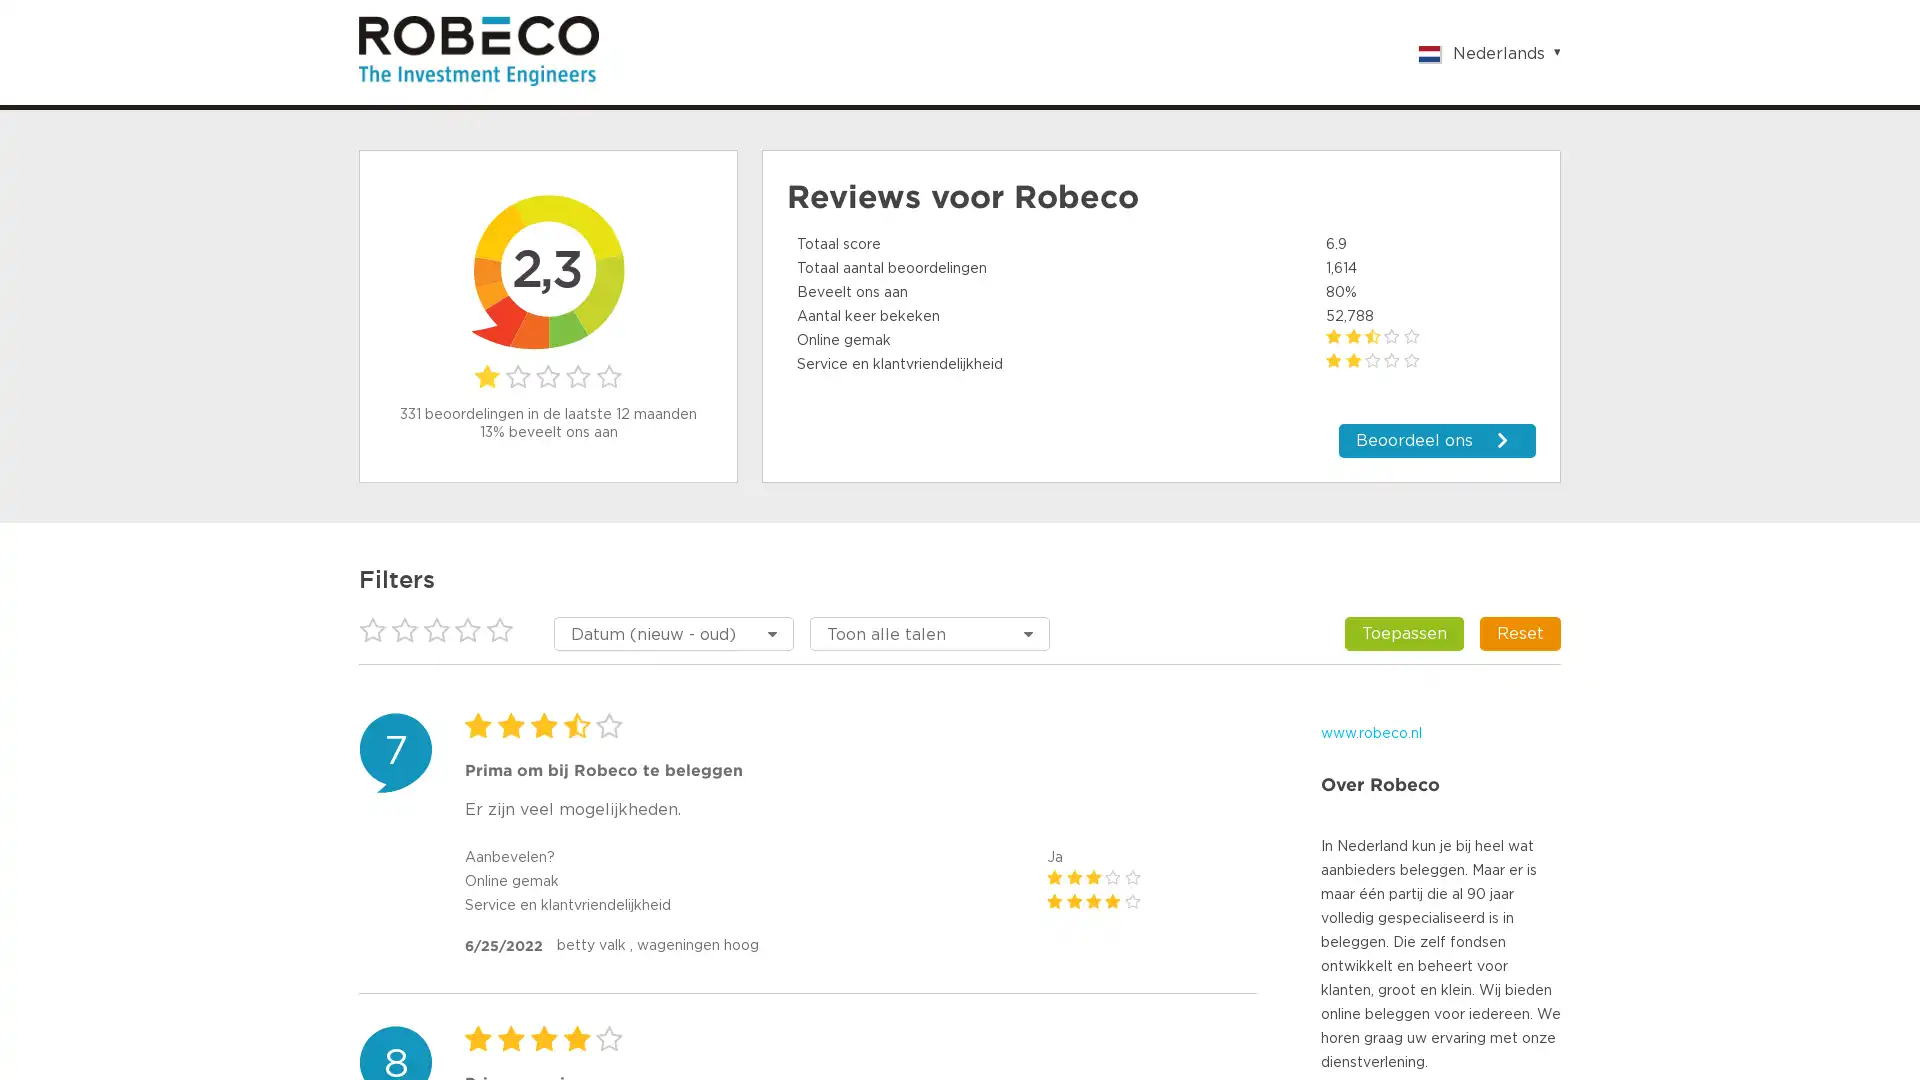 This screenshot has height=1080, width=1920. Describe the element at coordinates (1435, 439) in the screenshot. I see `Beoordeel ons` at that location.